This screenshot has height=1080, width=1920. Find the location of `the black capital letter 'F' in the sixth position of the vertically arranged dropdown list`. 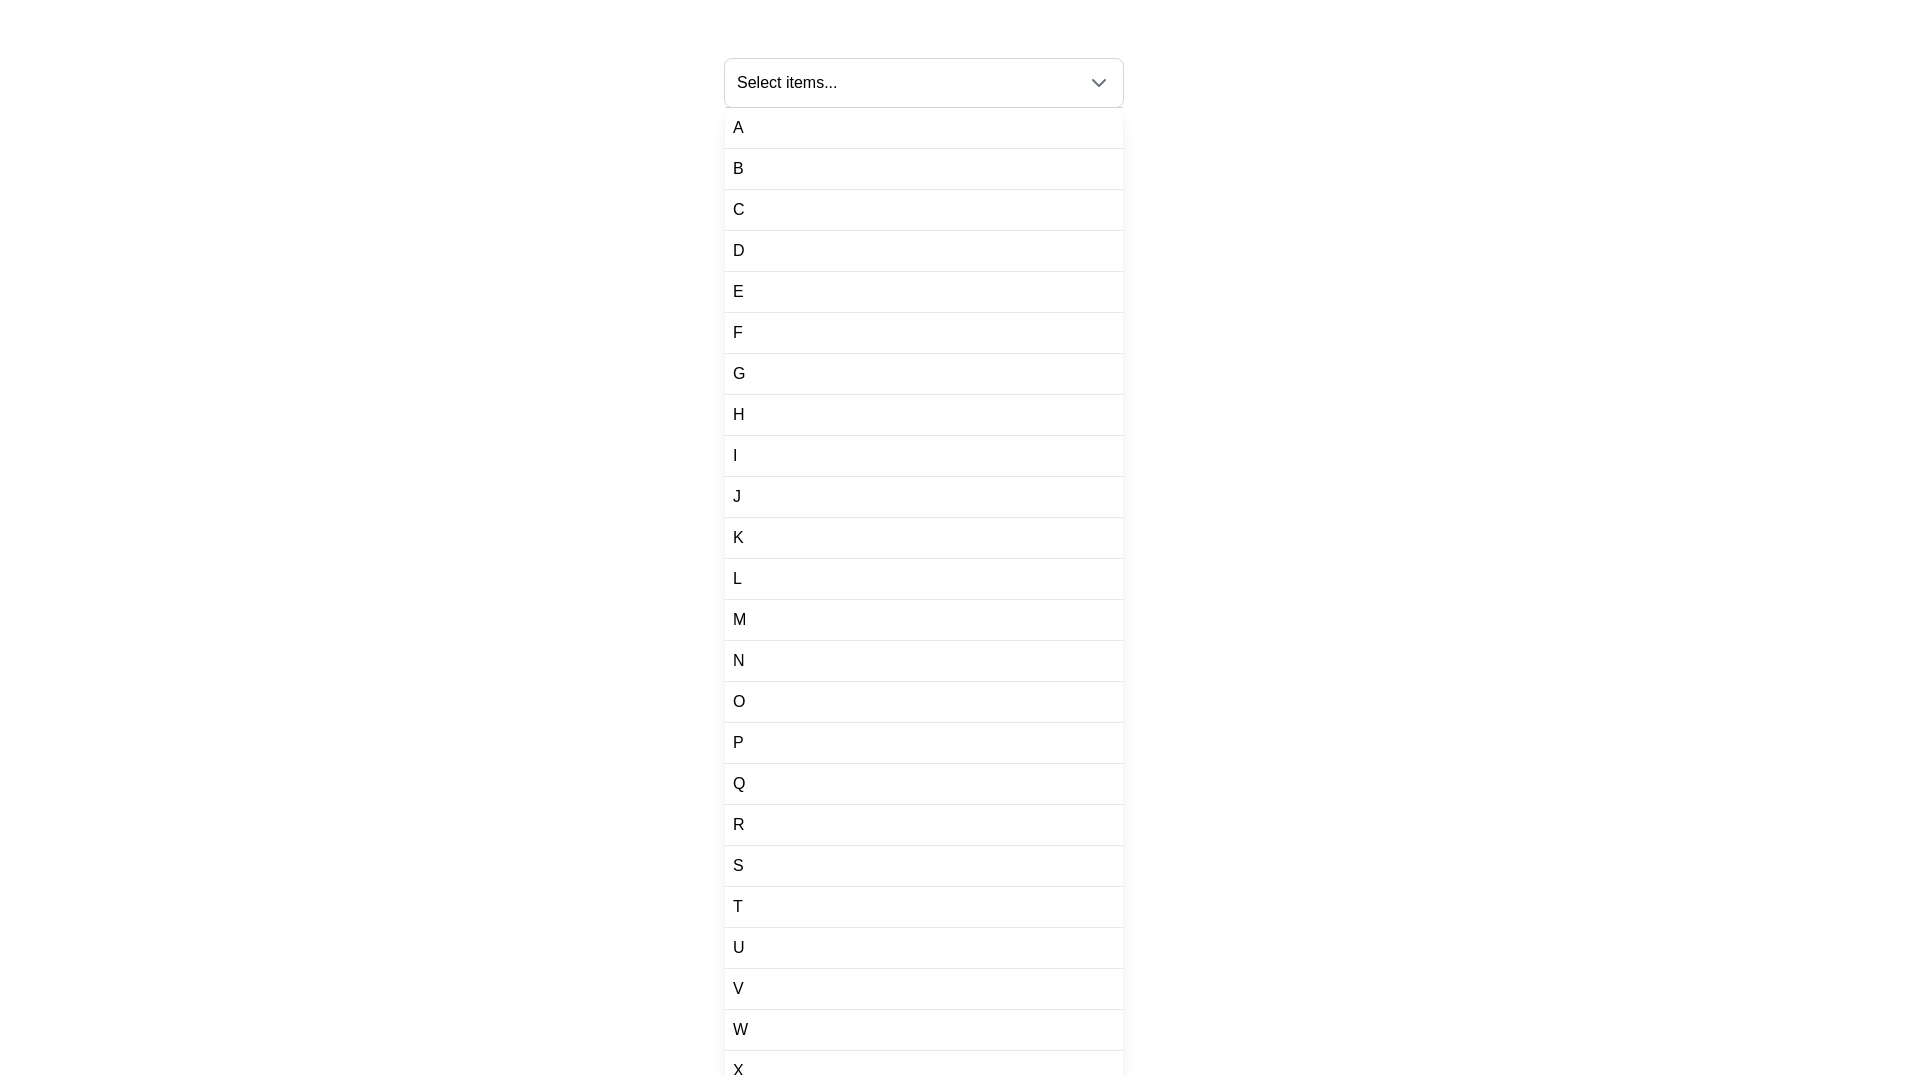

the black capital letter 'F' in the sixth position of the vertically arranged dropdown list is located at coordinates (736, 331).